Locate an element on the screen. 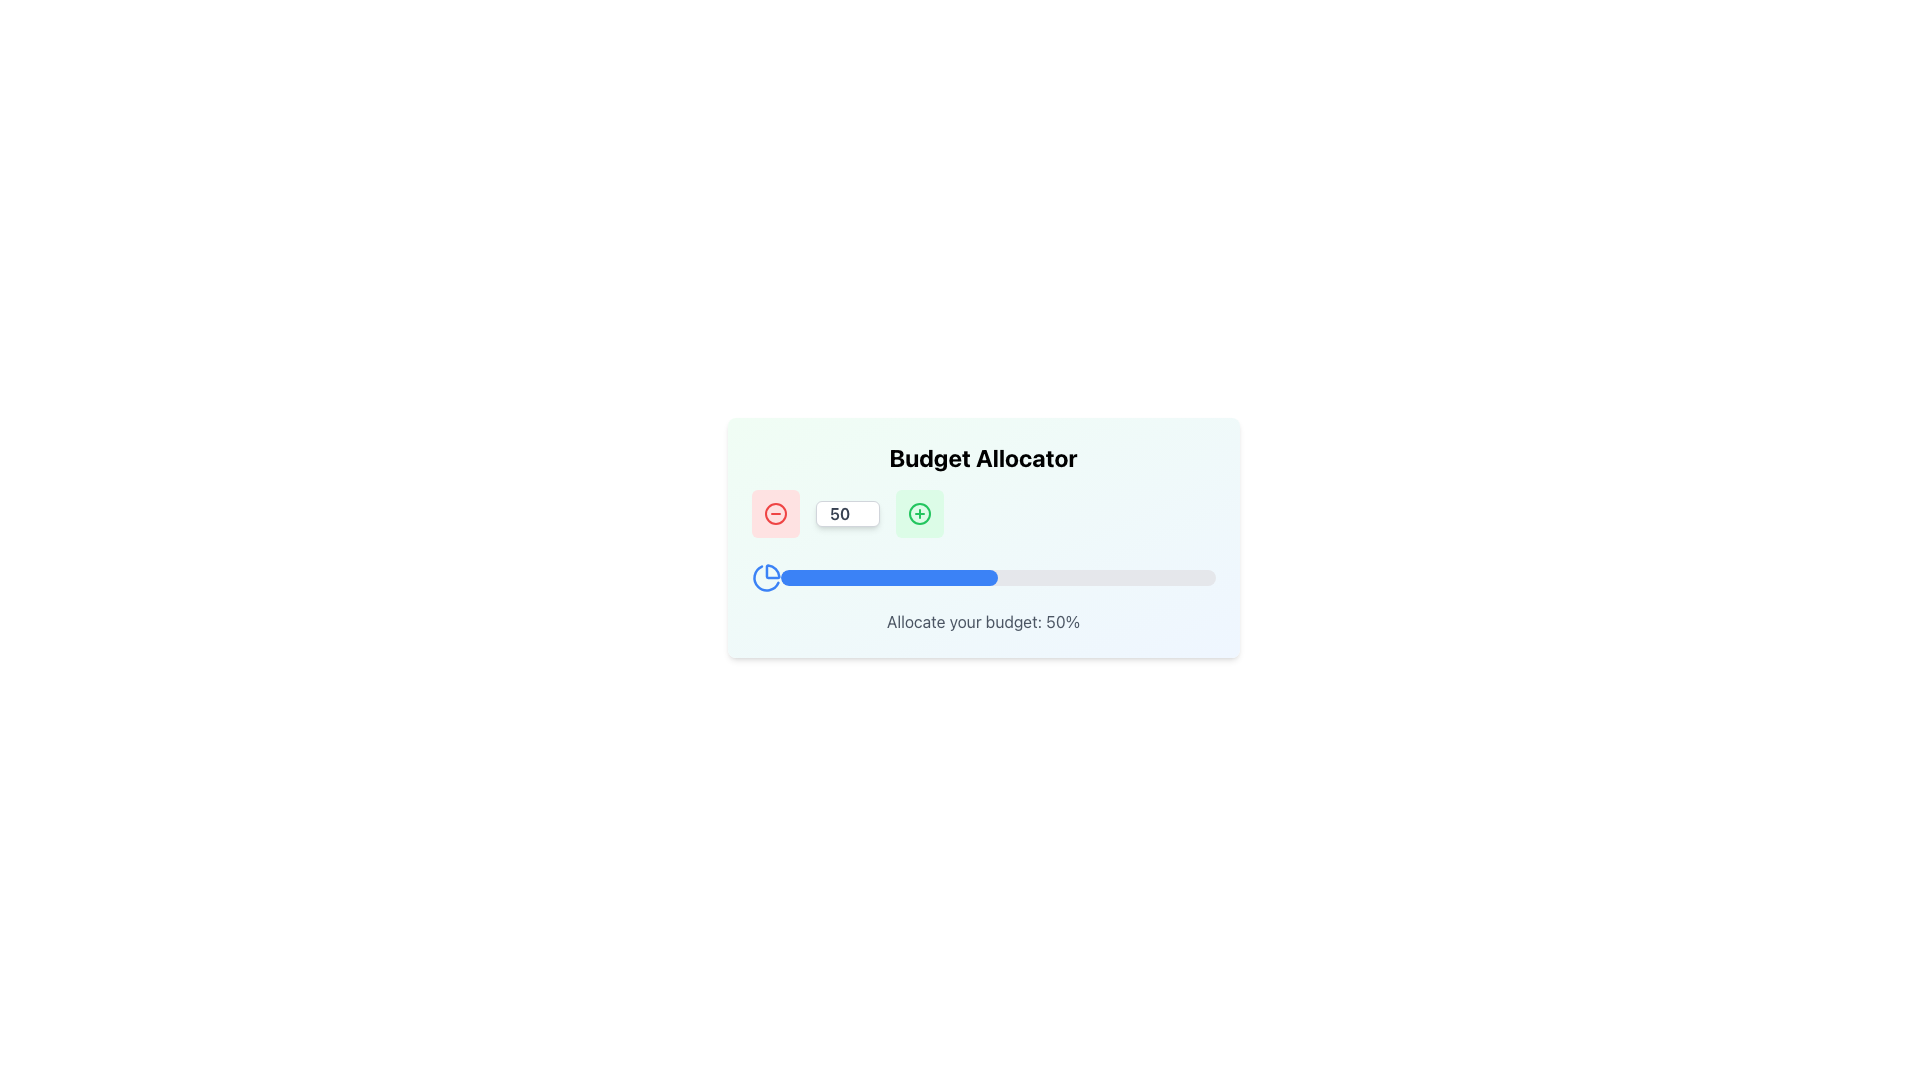  the minus icon, a circular graphic component located to the left of a numerical input and a '+' button is located at coordinates (774, 512).